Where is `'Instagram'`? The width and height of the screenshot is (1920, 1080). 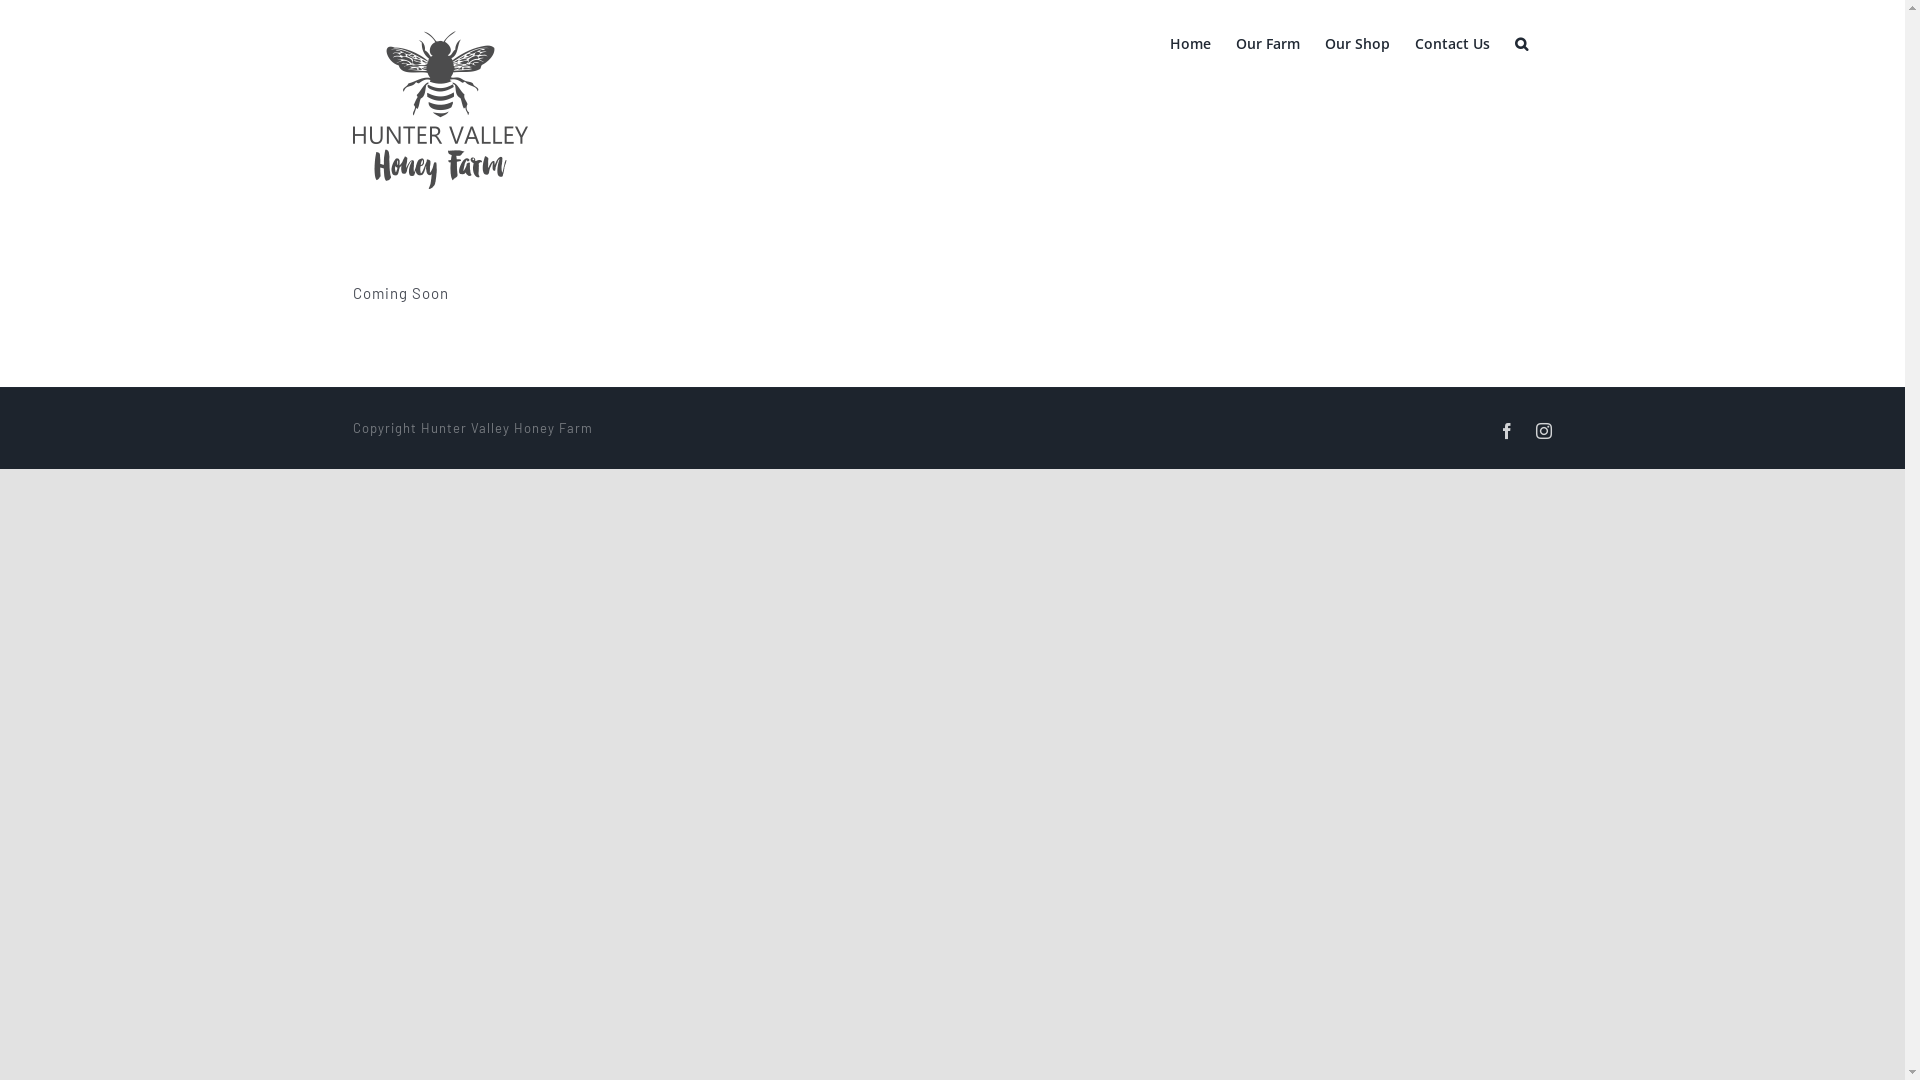
'Instagram' is located at coordinates (1535, 430).